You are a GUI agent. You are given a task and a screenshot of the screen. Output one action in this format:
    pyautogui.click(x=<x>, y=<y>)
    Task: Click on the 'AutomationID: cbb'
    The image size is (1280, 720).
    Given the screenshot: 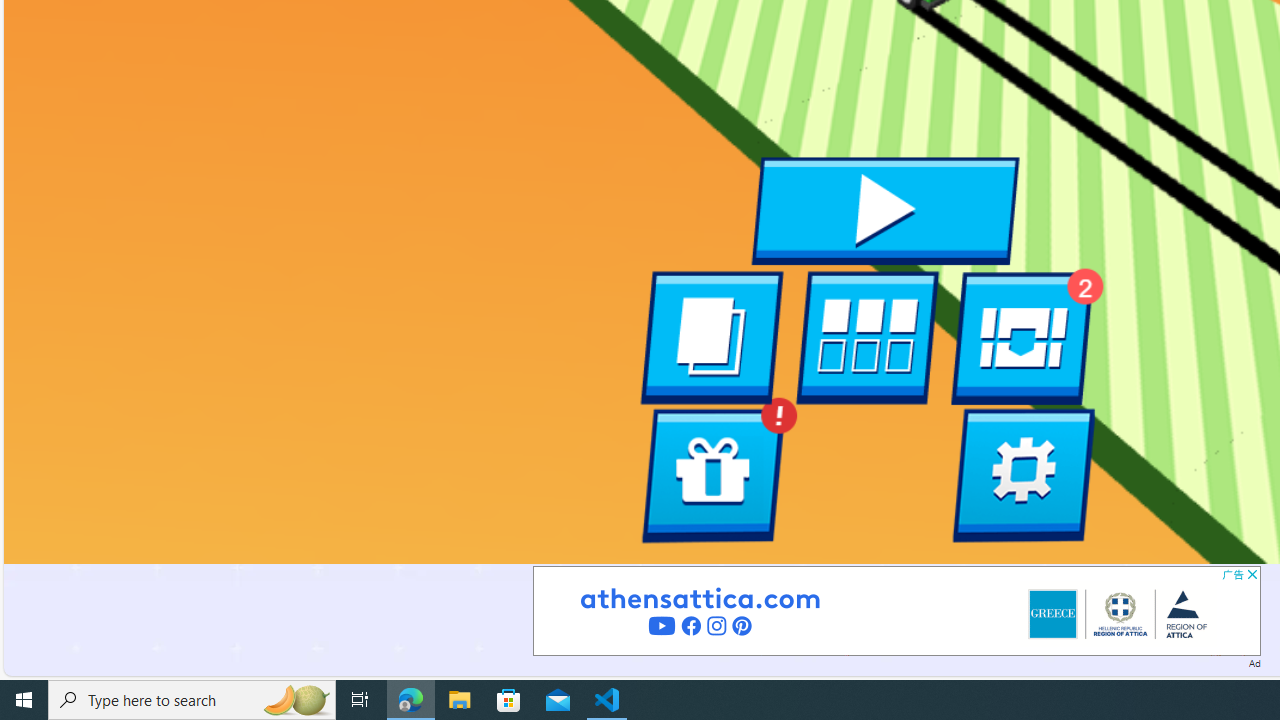 What is the action you would take?
    pyautogui.click(x=1251, y=574)
    